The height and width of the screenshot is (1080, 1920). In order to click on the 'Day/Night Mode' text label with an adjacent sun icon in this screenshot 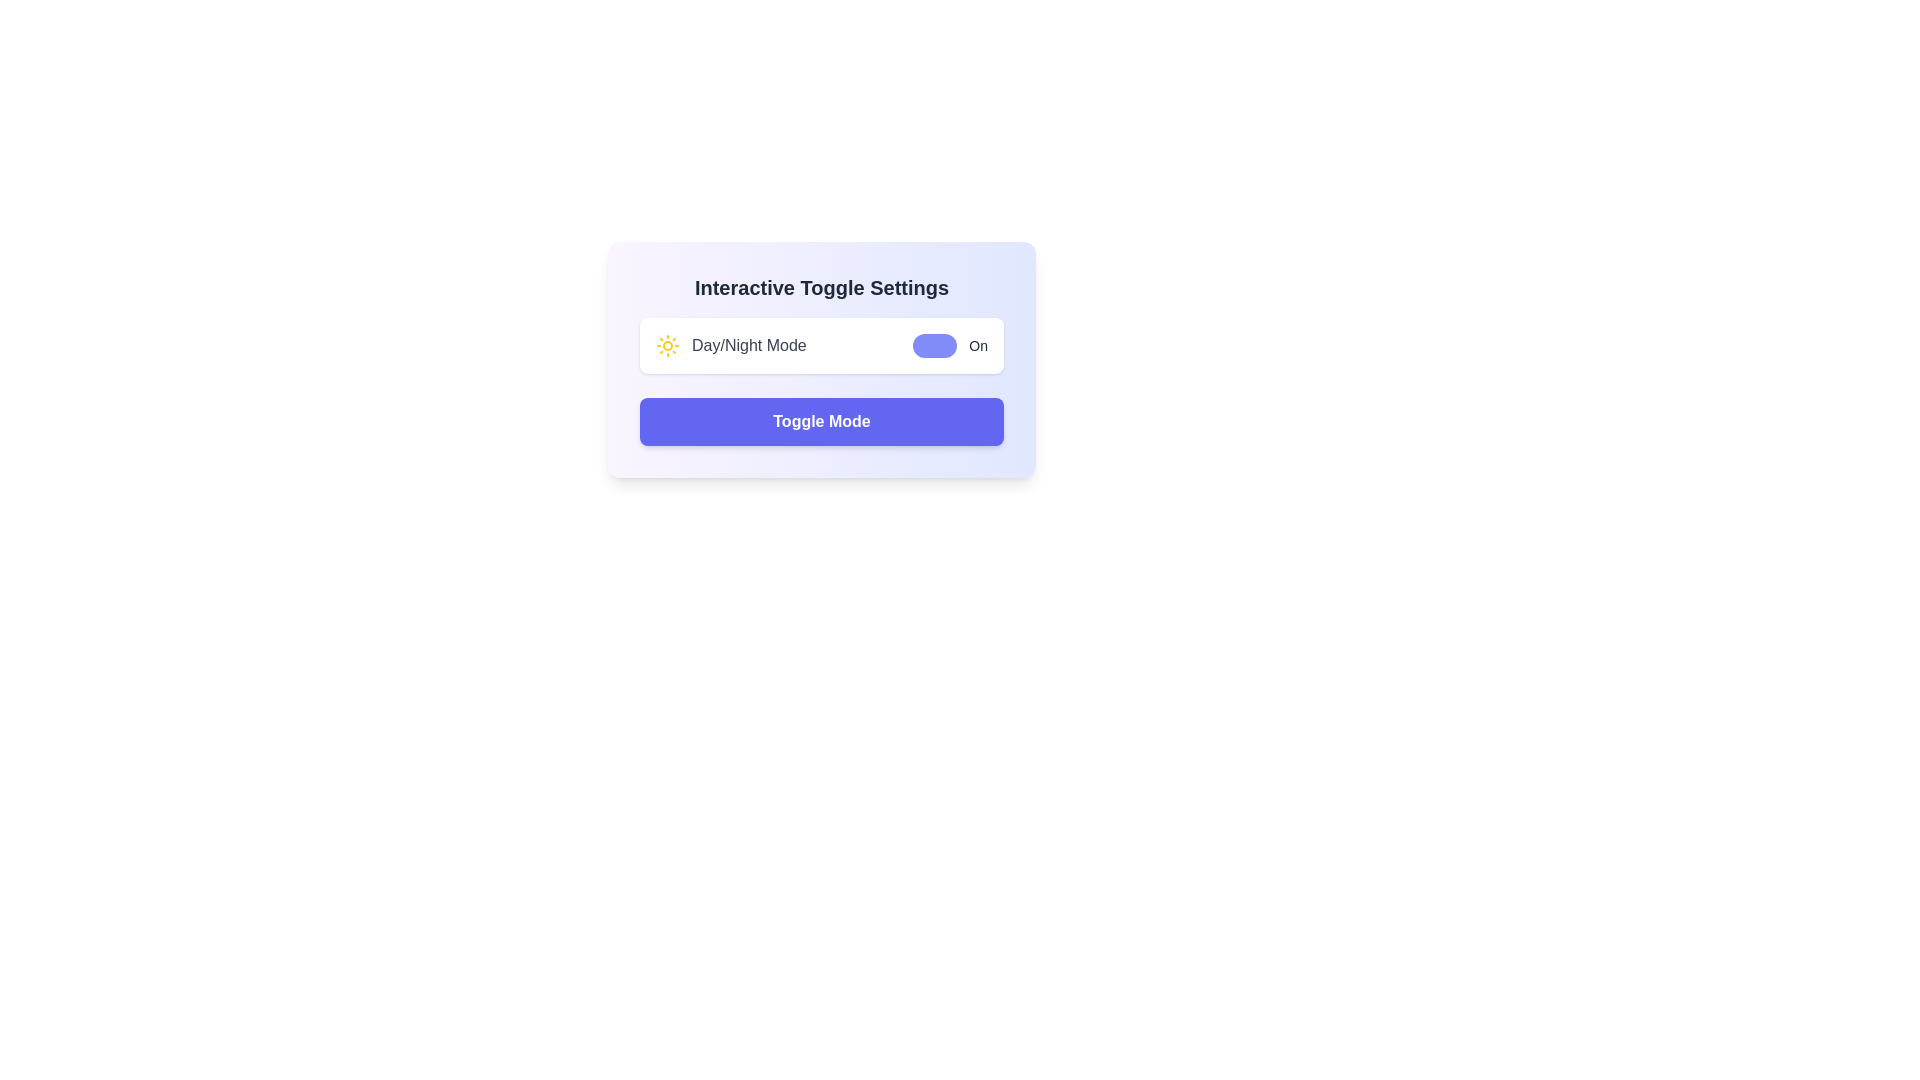, I will do `click(730, 345)`.